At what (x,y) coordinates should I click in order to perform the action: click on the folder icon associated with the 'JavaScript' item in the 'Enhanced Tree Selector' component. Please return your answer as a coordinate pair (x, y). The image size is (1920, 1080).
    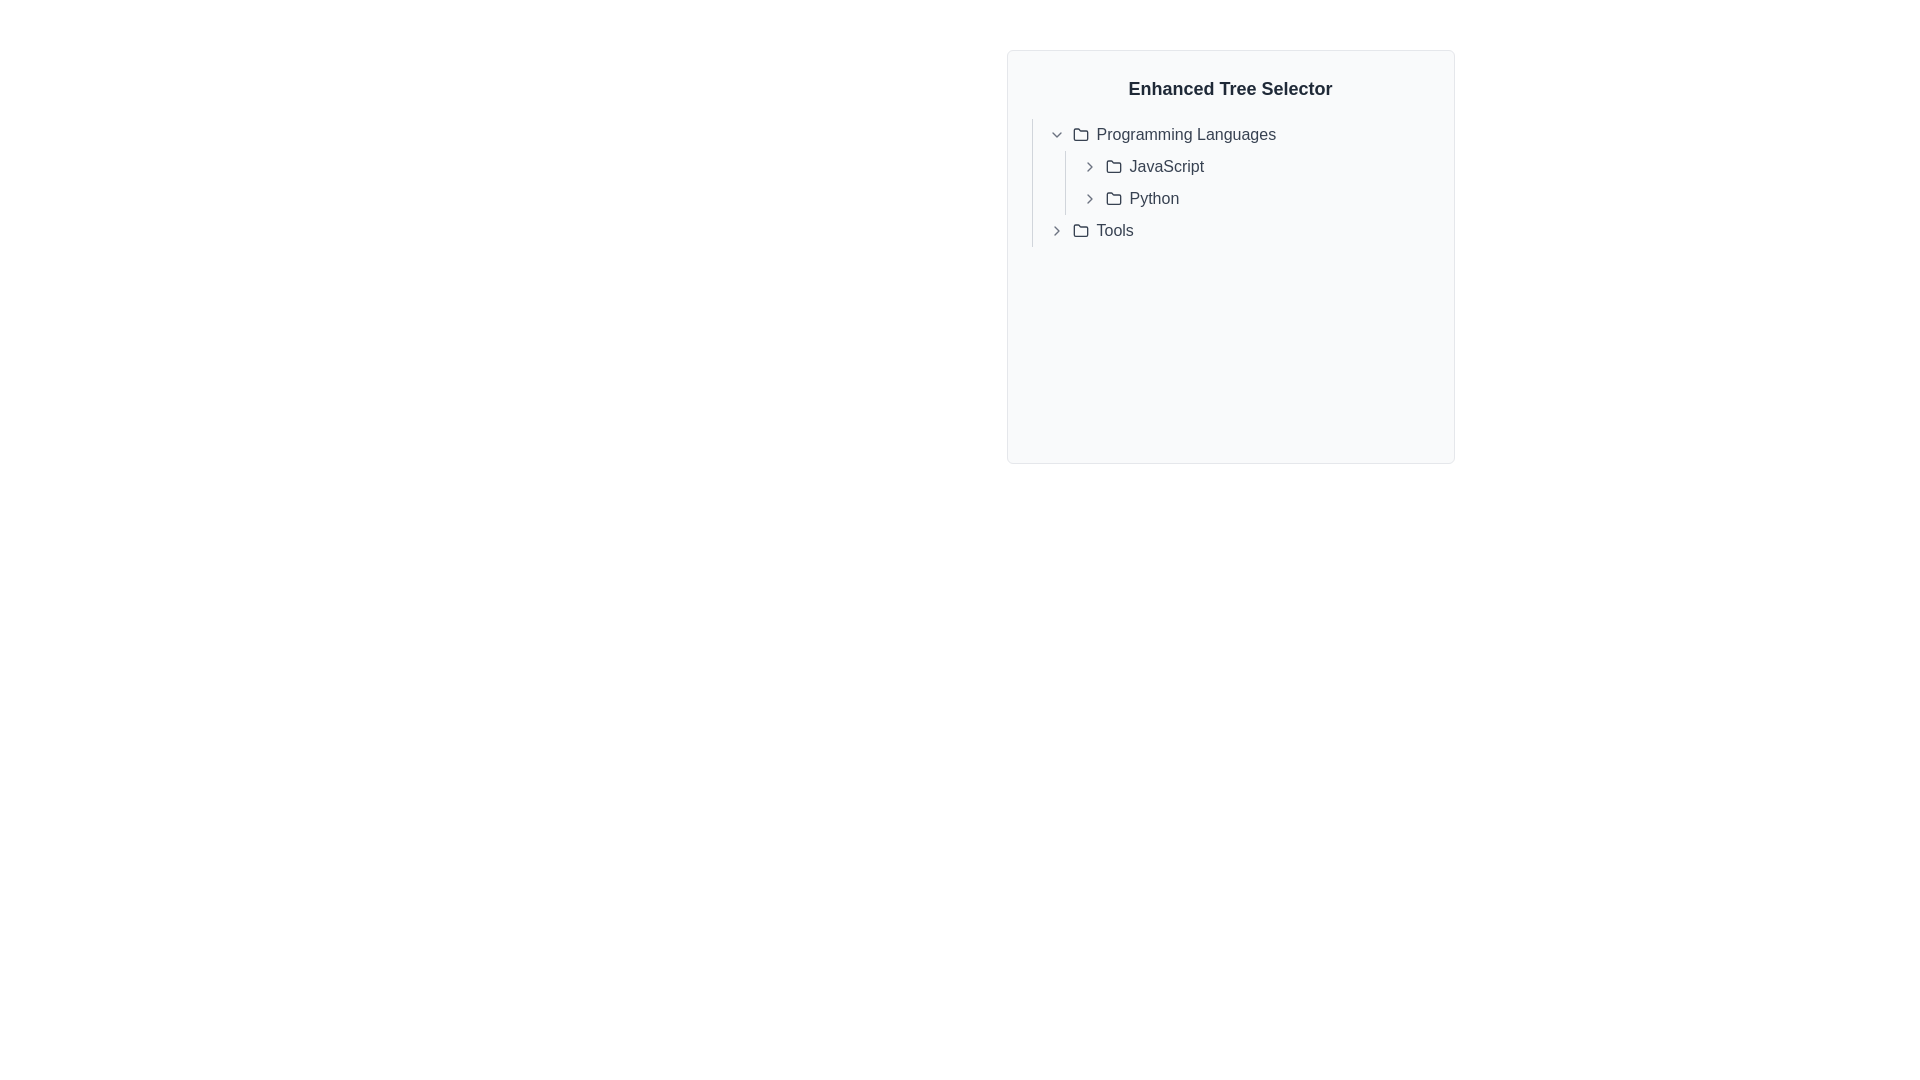
    Looking at the image, I should click on (1112, 165).